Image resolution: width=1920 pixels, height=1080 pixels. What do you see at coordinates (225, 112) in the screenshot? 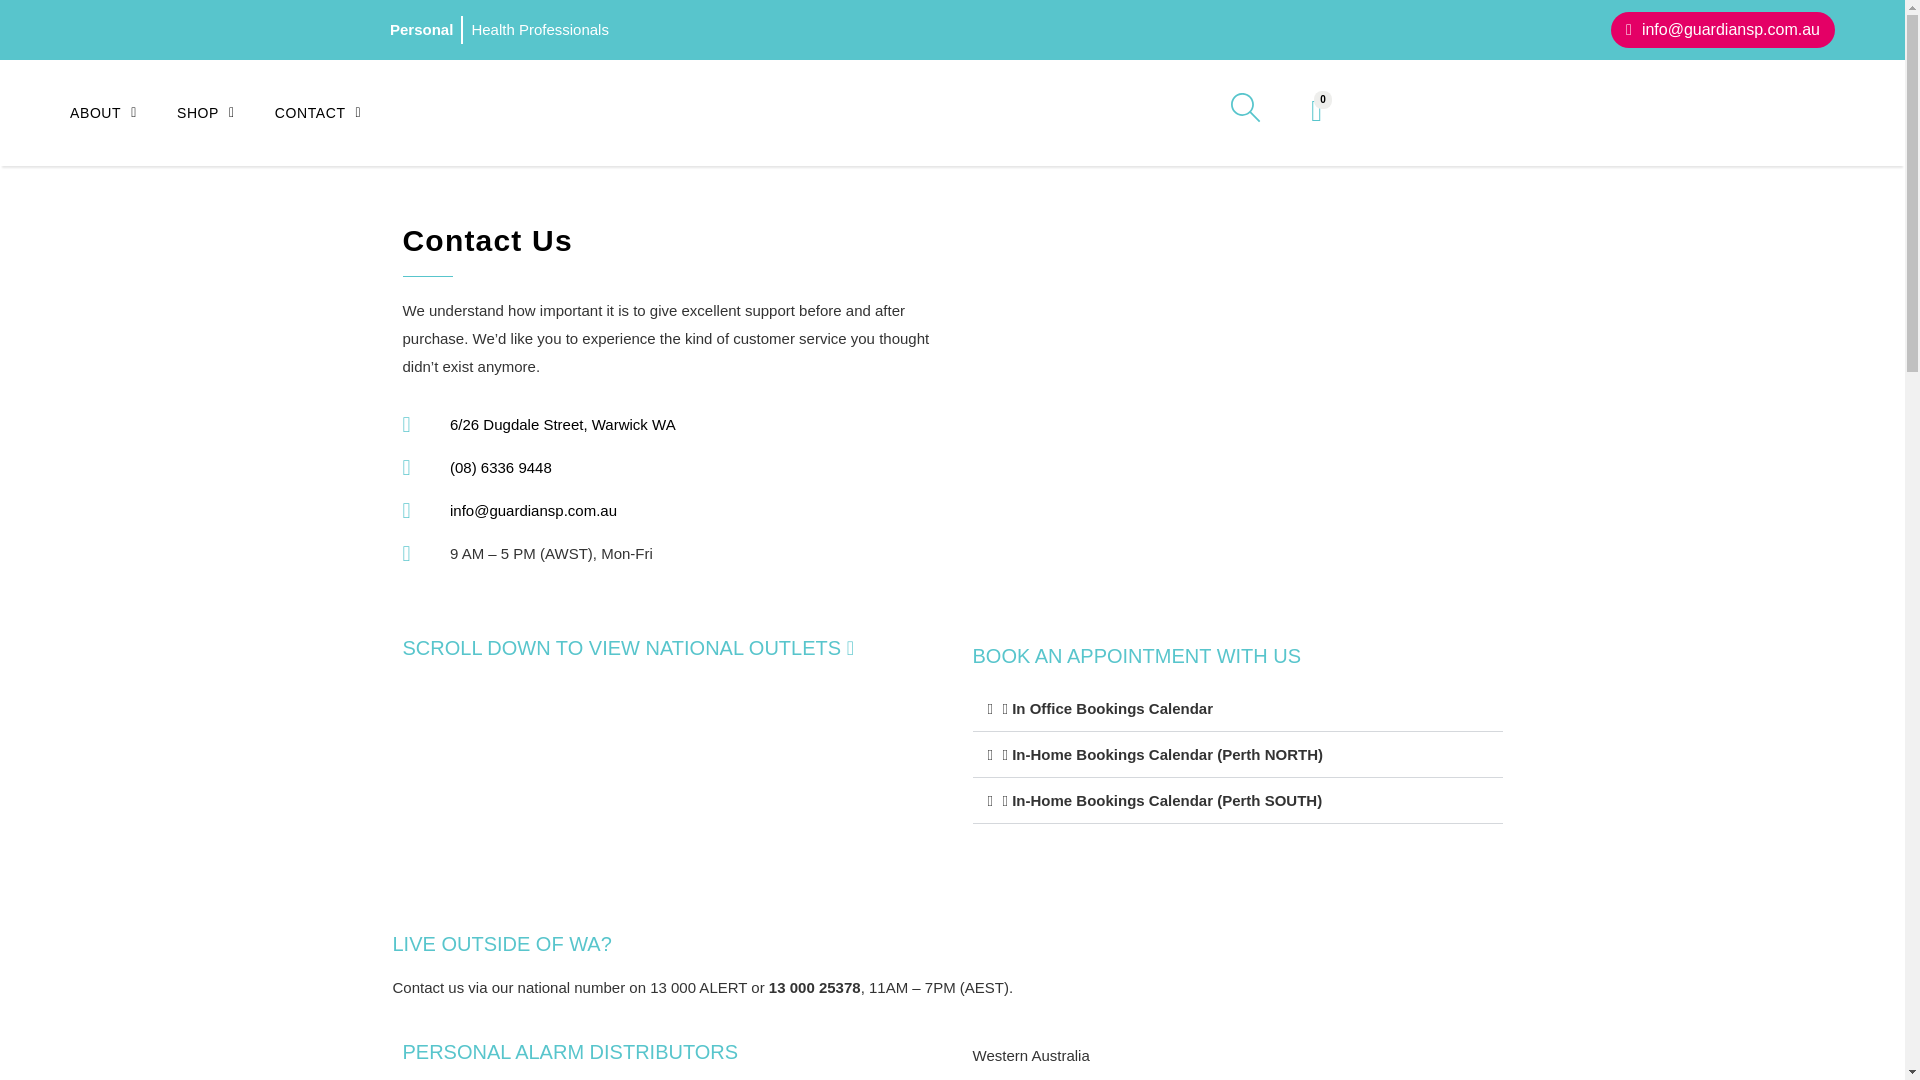
I see `'SHOP'` at bounding box center [225, 112].